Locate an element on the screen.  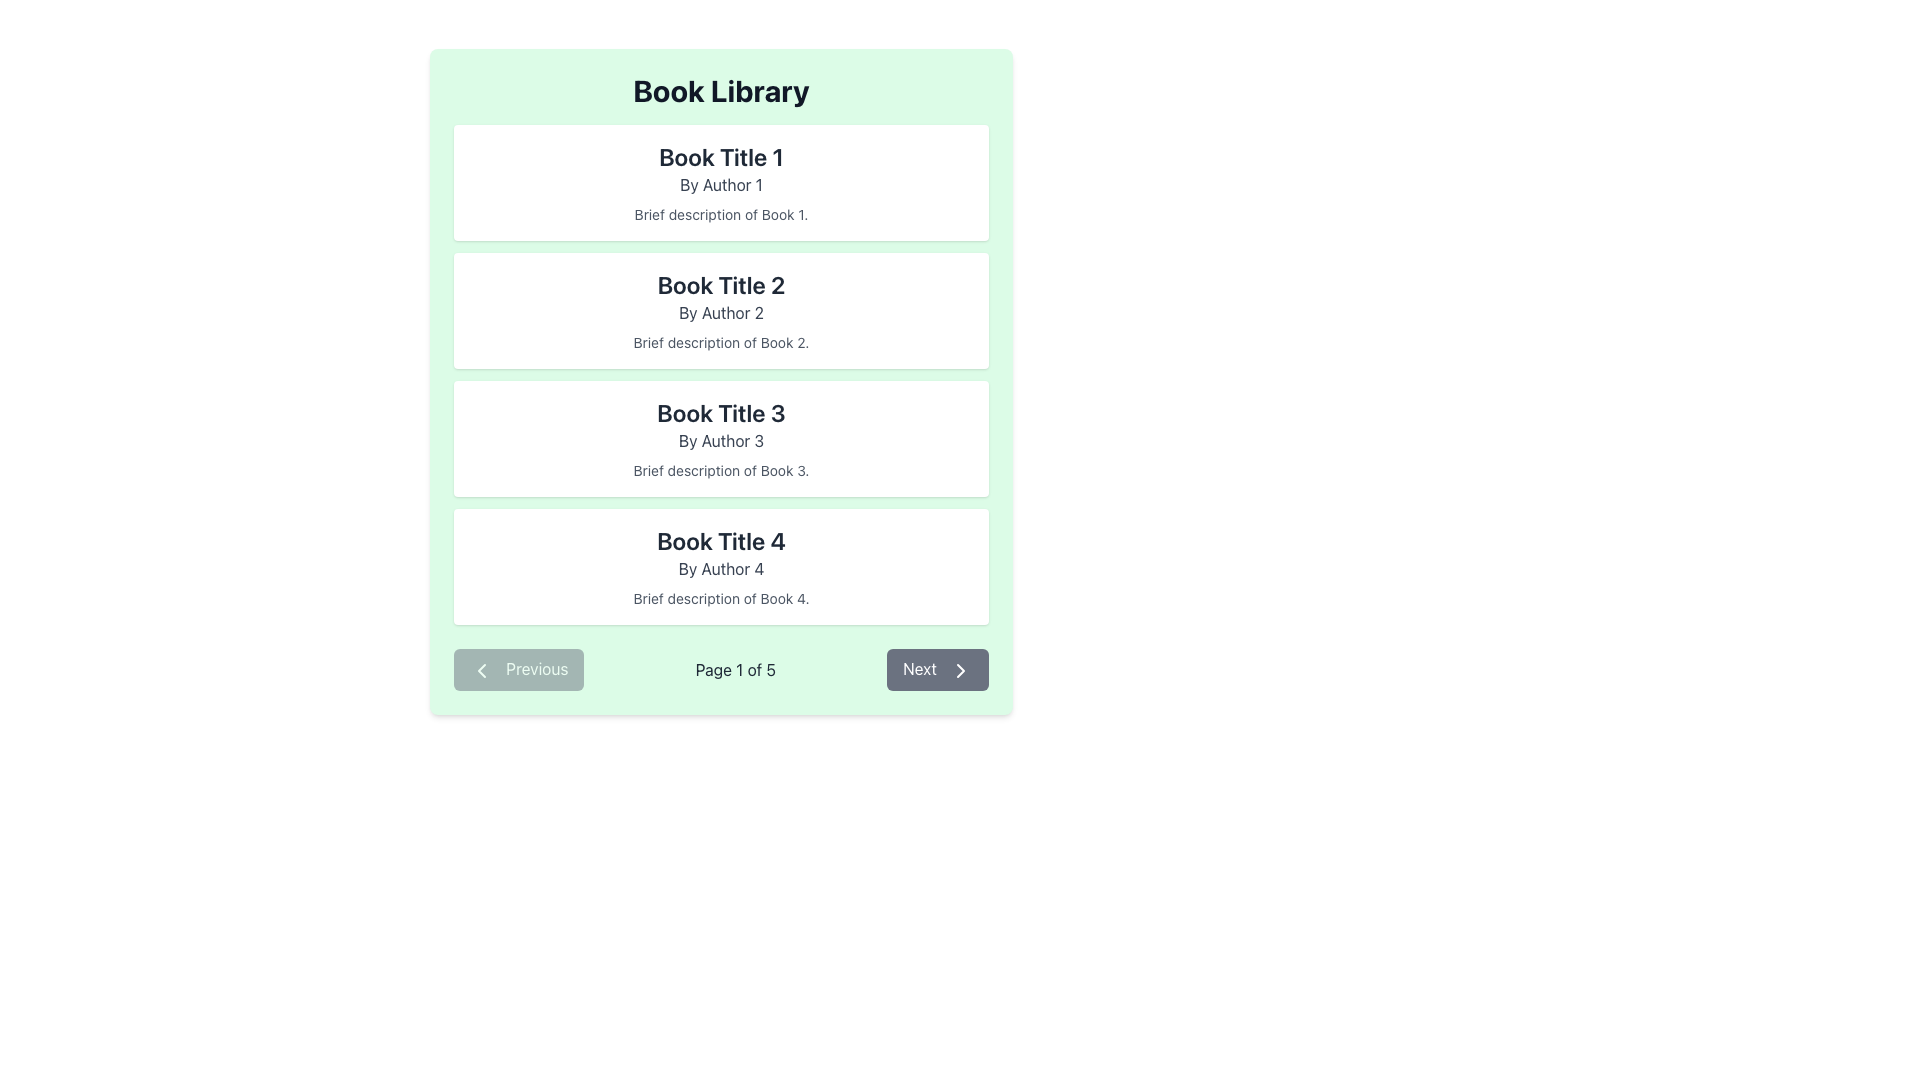
author label text located below 'Book Title 2' and above the description text, centered within the card is located at coordinates (720, 312).